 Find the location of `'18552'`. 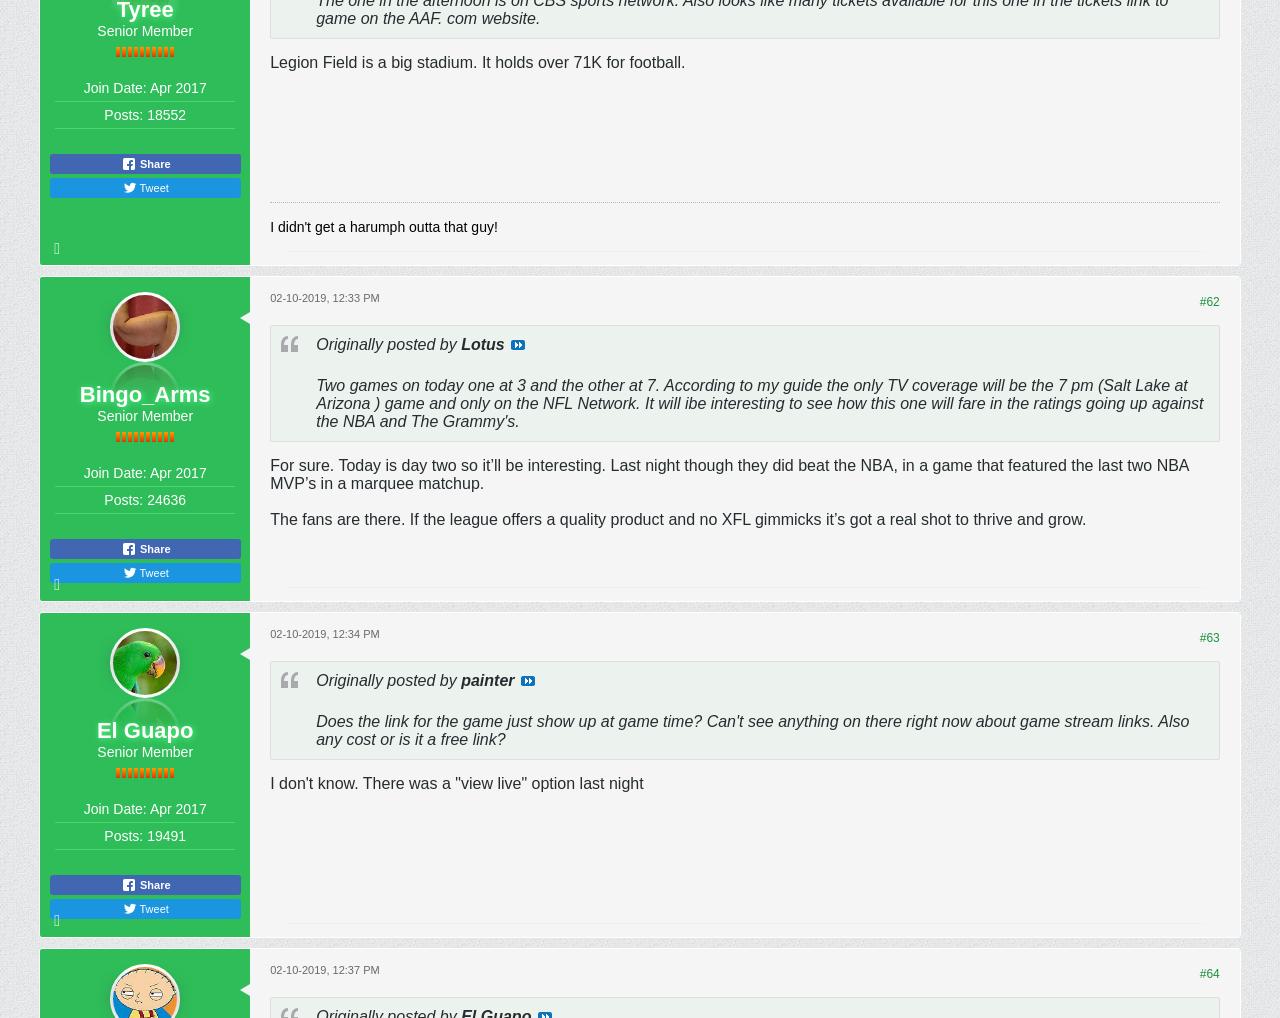

'18552' is located at coordinates (166, 113).